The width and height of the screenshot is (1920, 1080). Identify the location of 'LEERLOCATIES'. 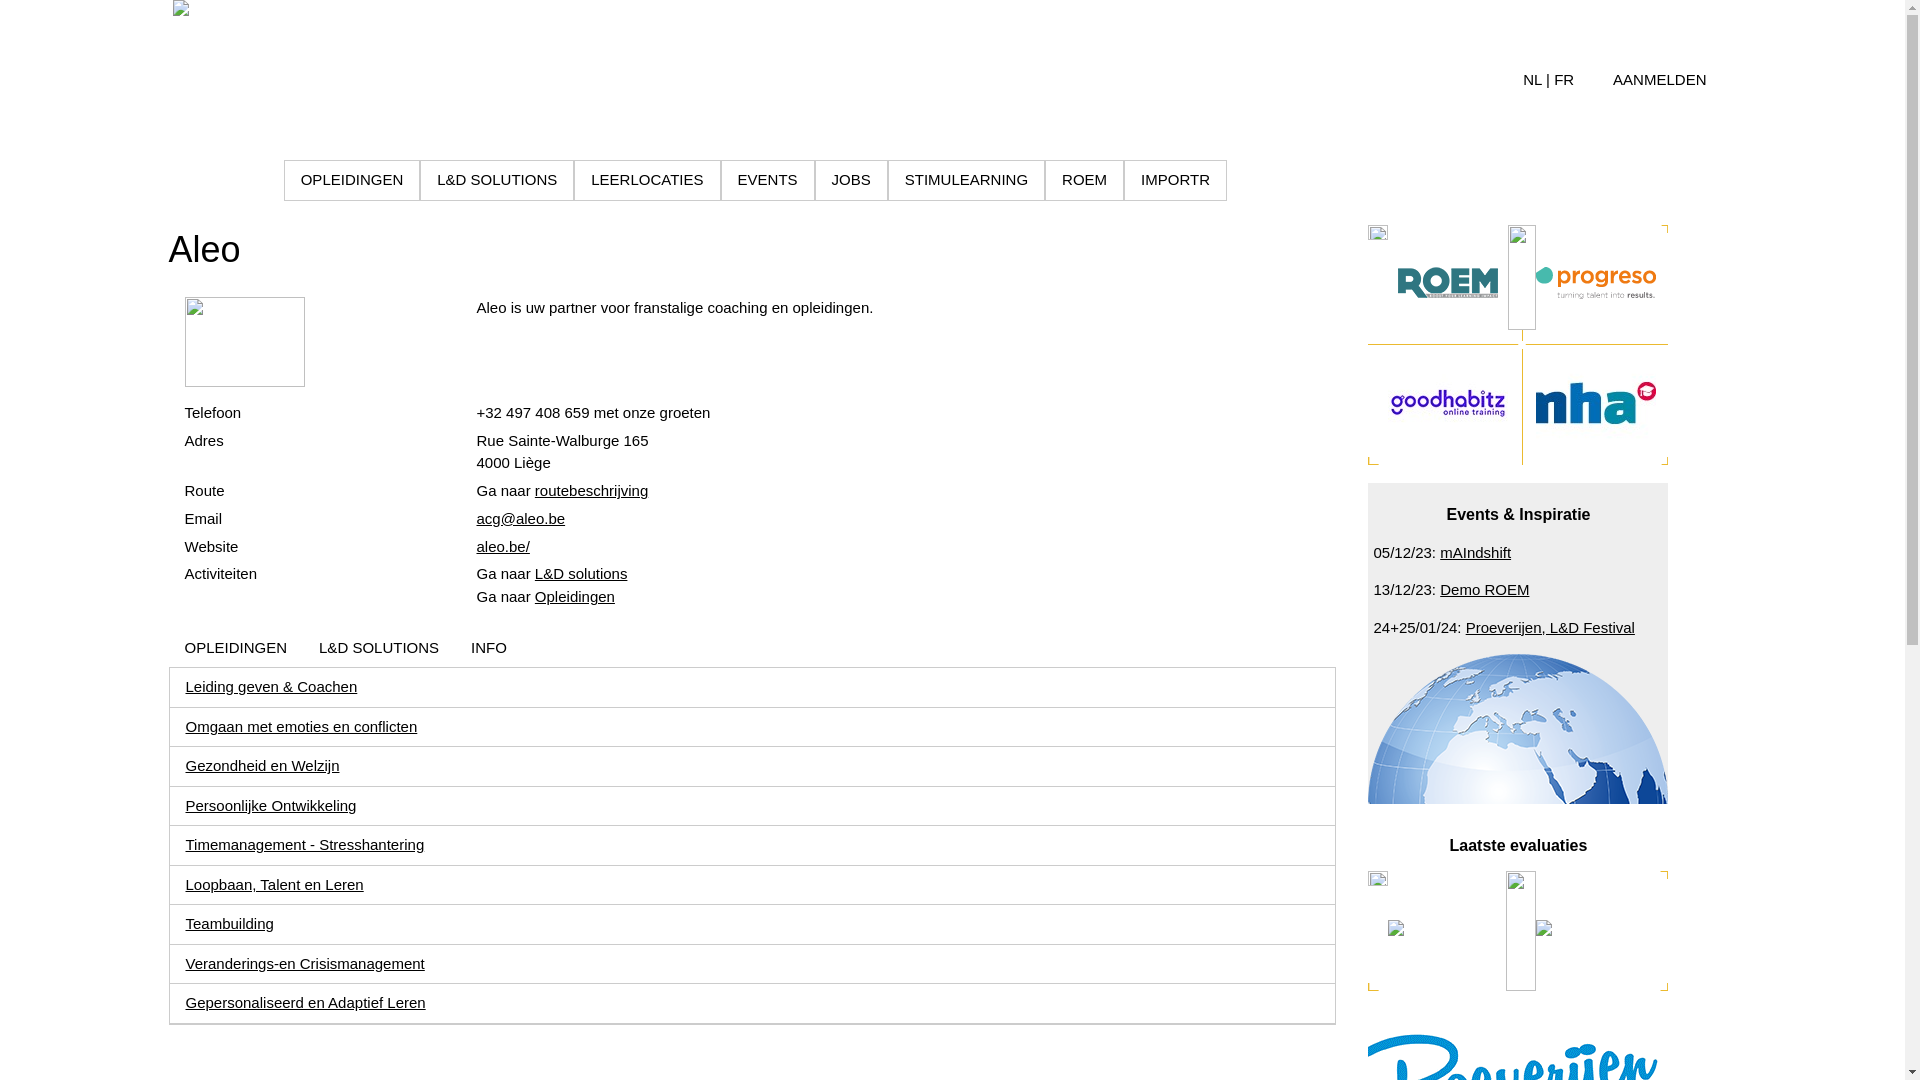
(647, 180).